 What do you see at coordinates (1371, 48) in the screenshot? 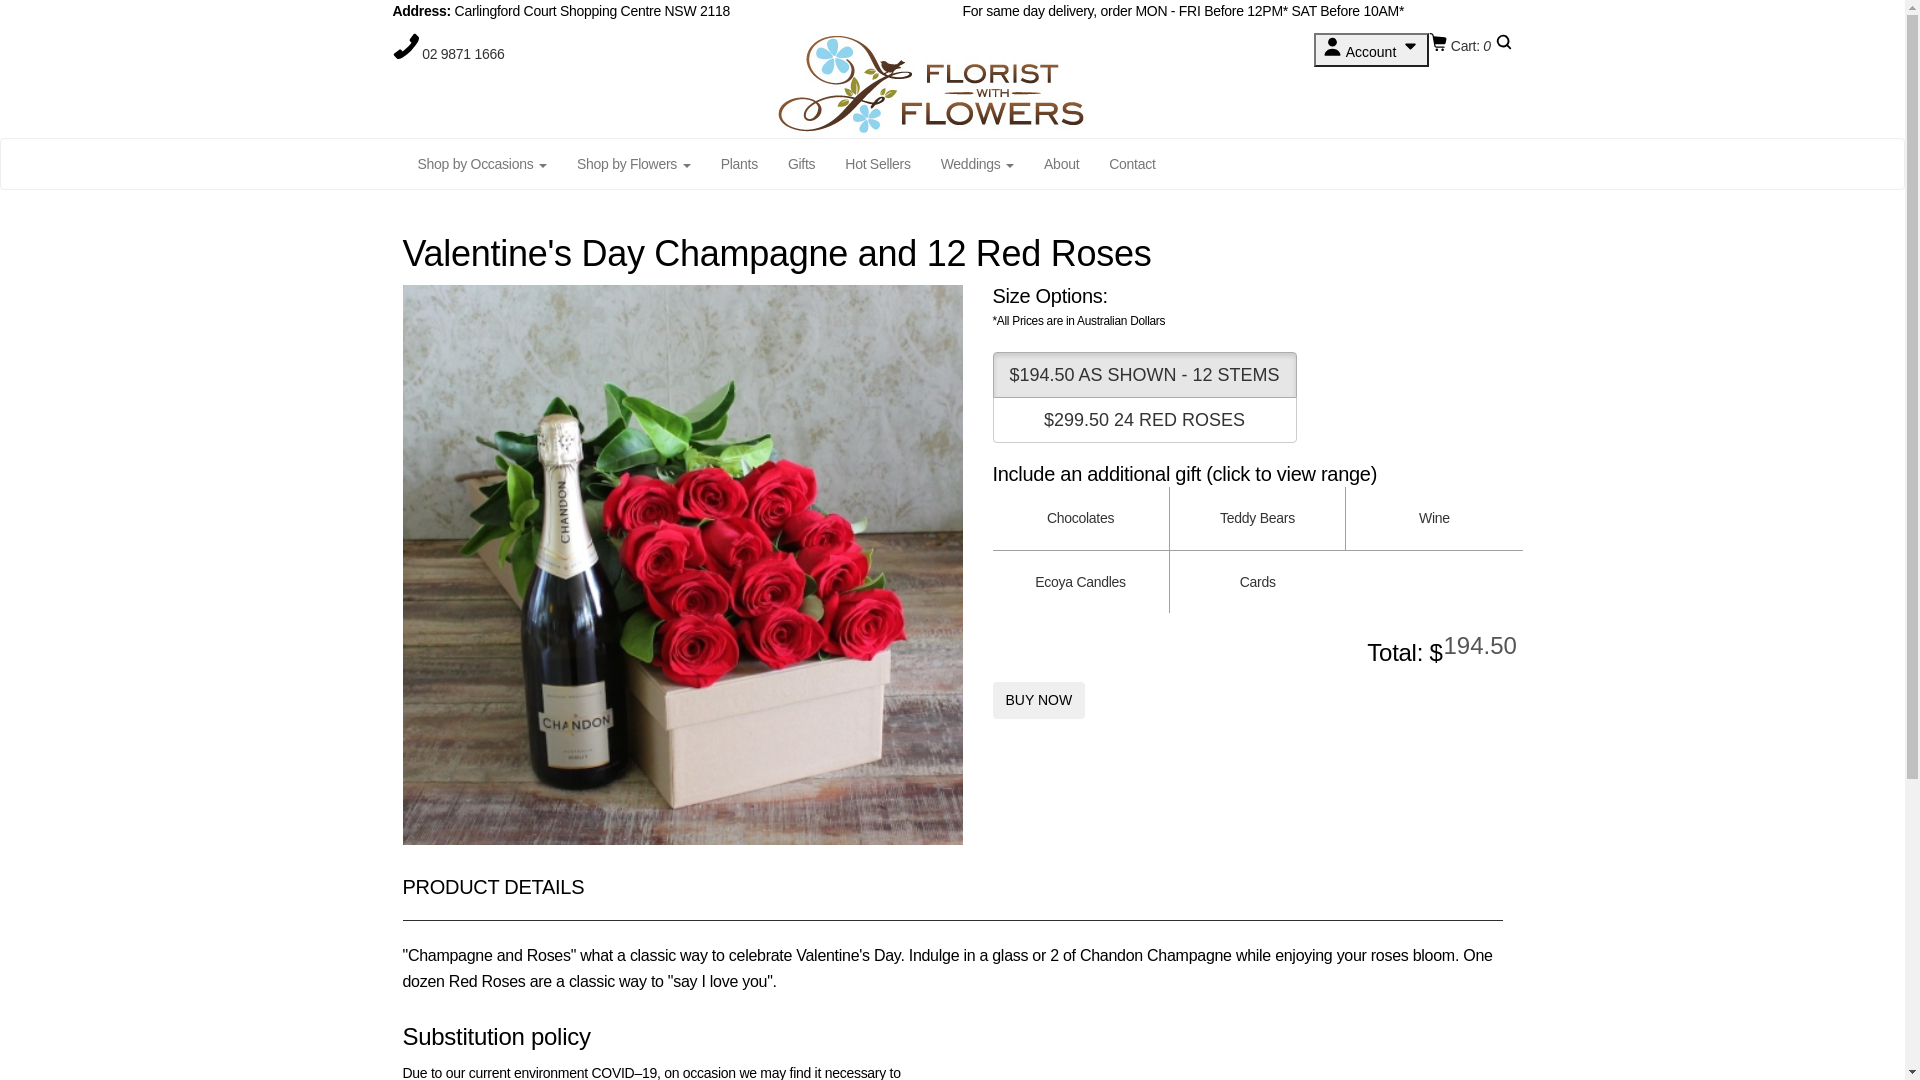
I see `'Account'` at bounding box center [1371, 48].